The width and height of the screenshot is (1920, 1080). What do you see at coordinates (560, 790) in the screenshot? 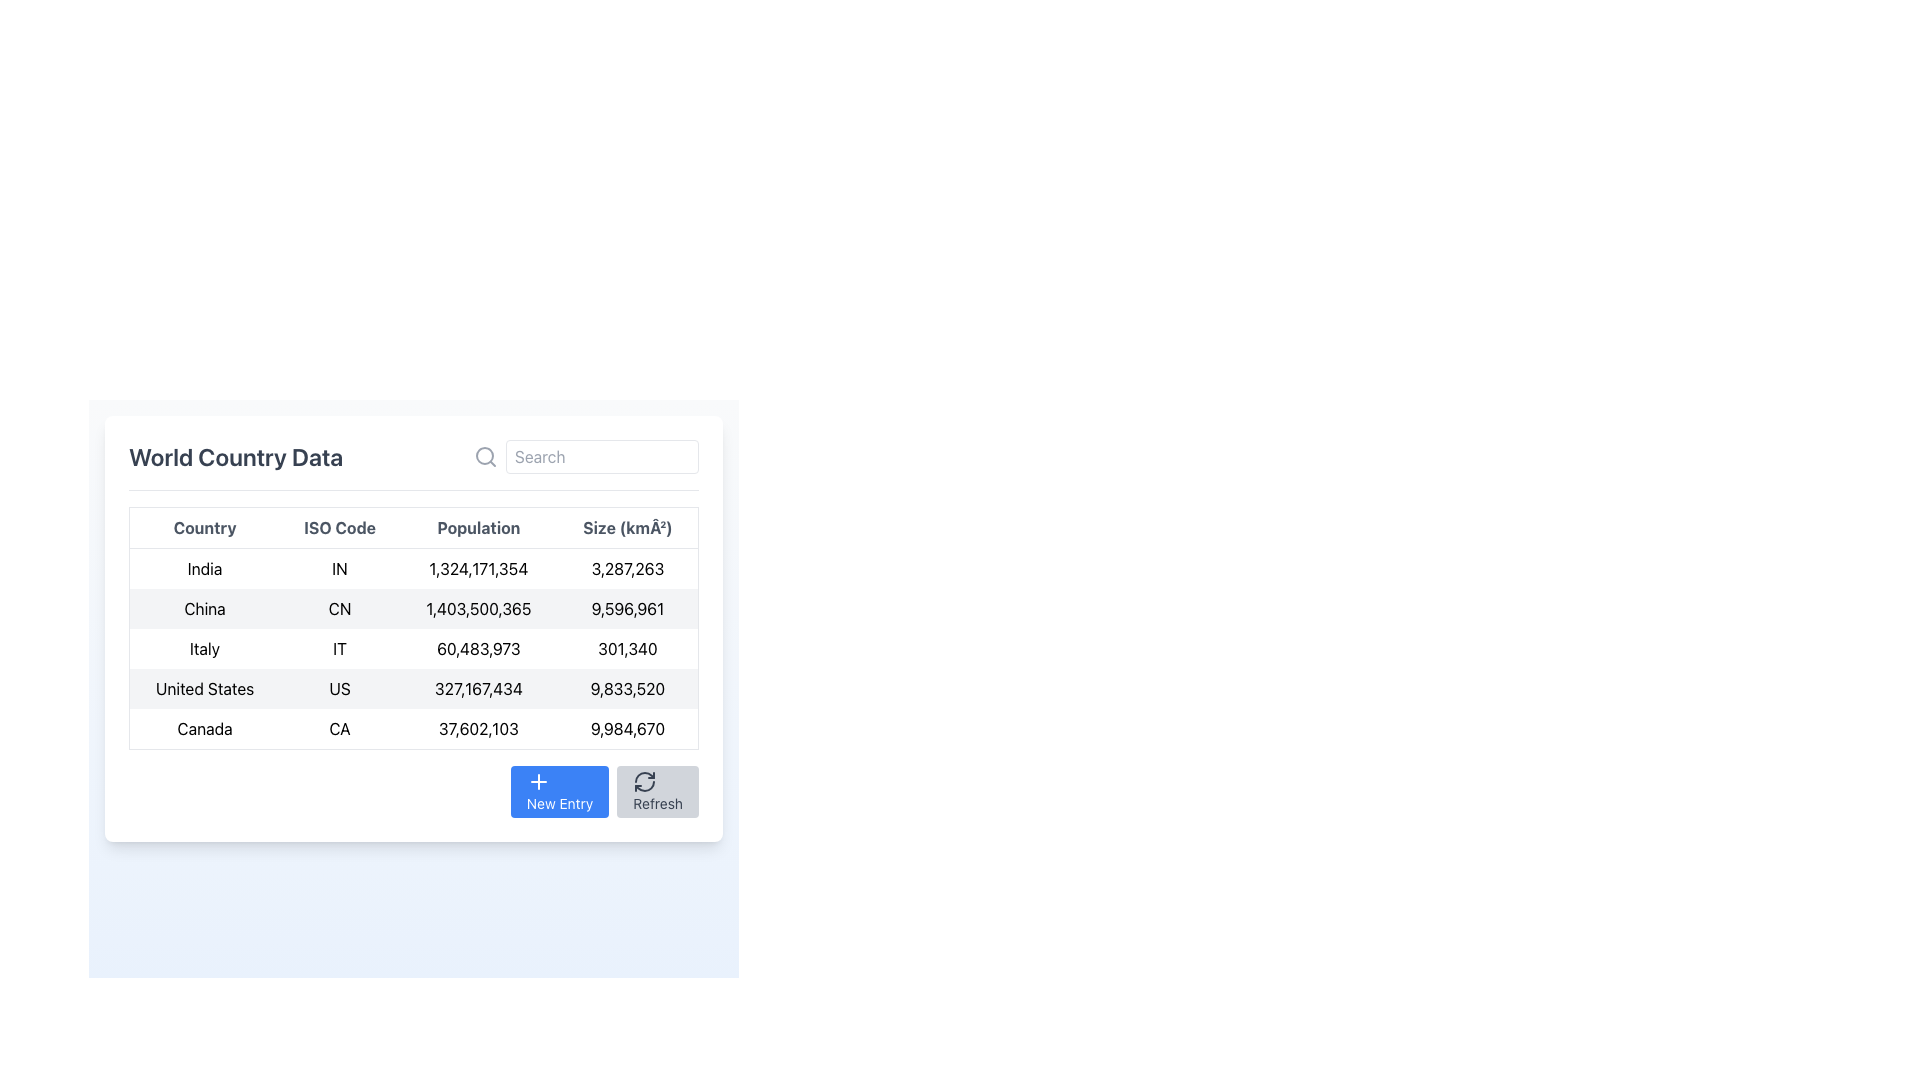
I see `the blue 'New Entry' button with a white plus sign icon and text, located in the action bar below the 'World Country Data' table` at bounding box center [560, 790].